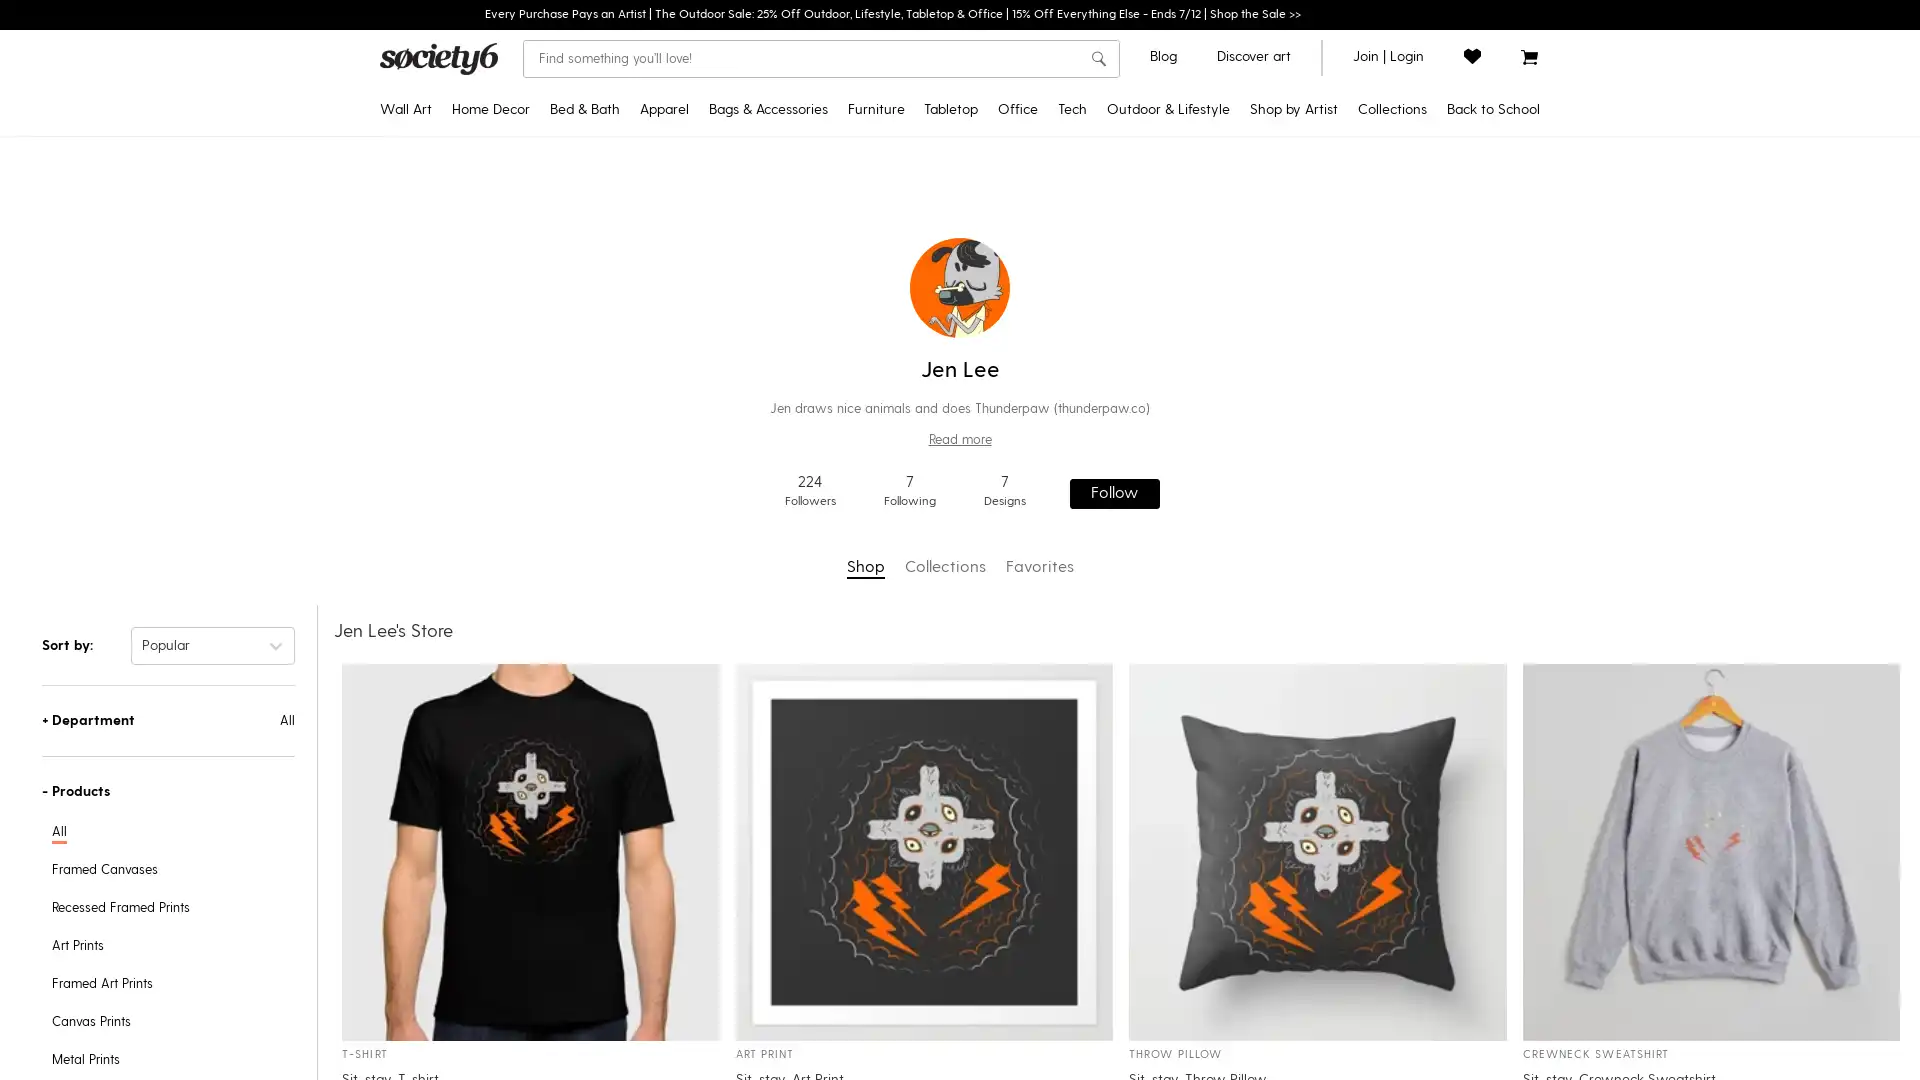  Describe the element at coordinates (1239, 289) in the screenshot. I see `Discover AAPI Artists` at that location.